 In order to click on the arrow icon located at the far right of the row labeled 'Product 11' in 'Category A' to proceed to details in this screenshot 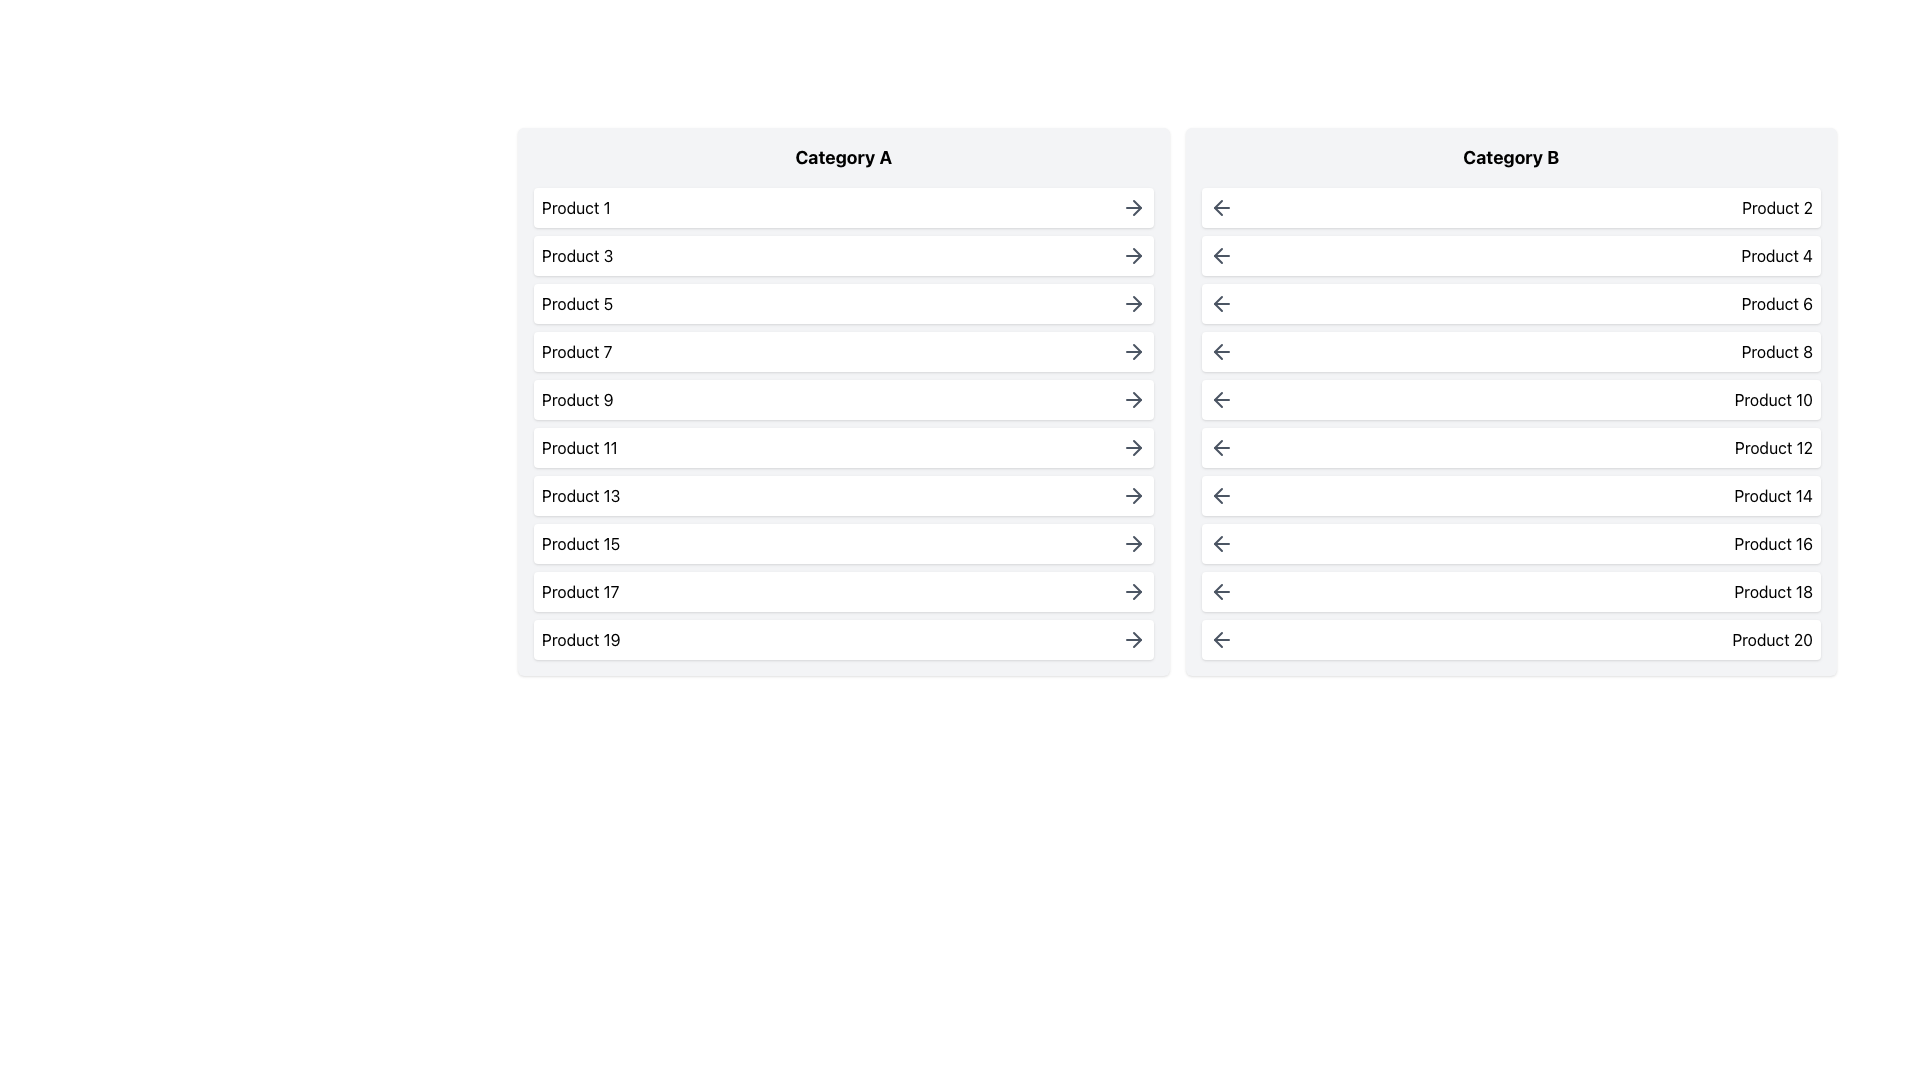, I will do `click(1133, 446)`.